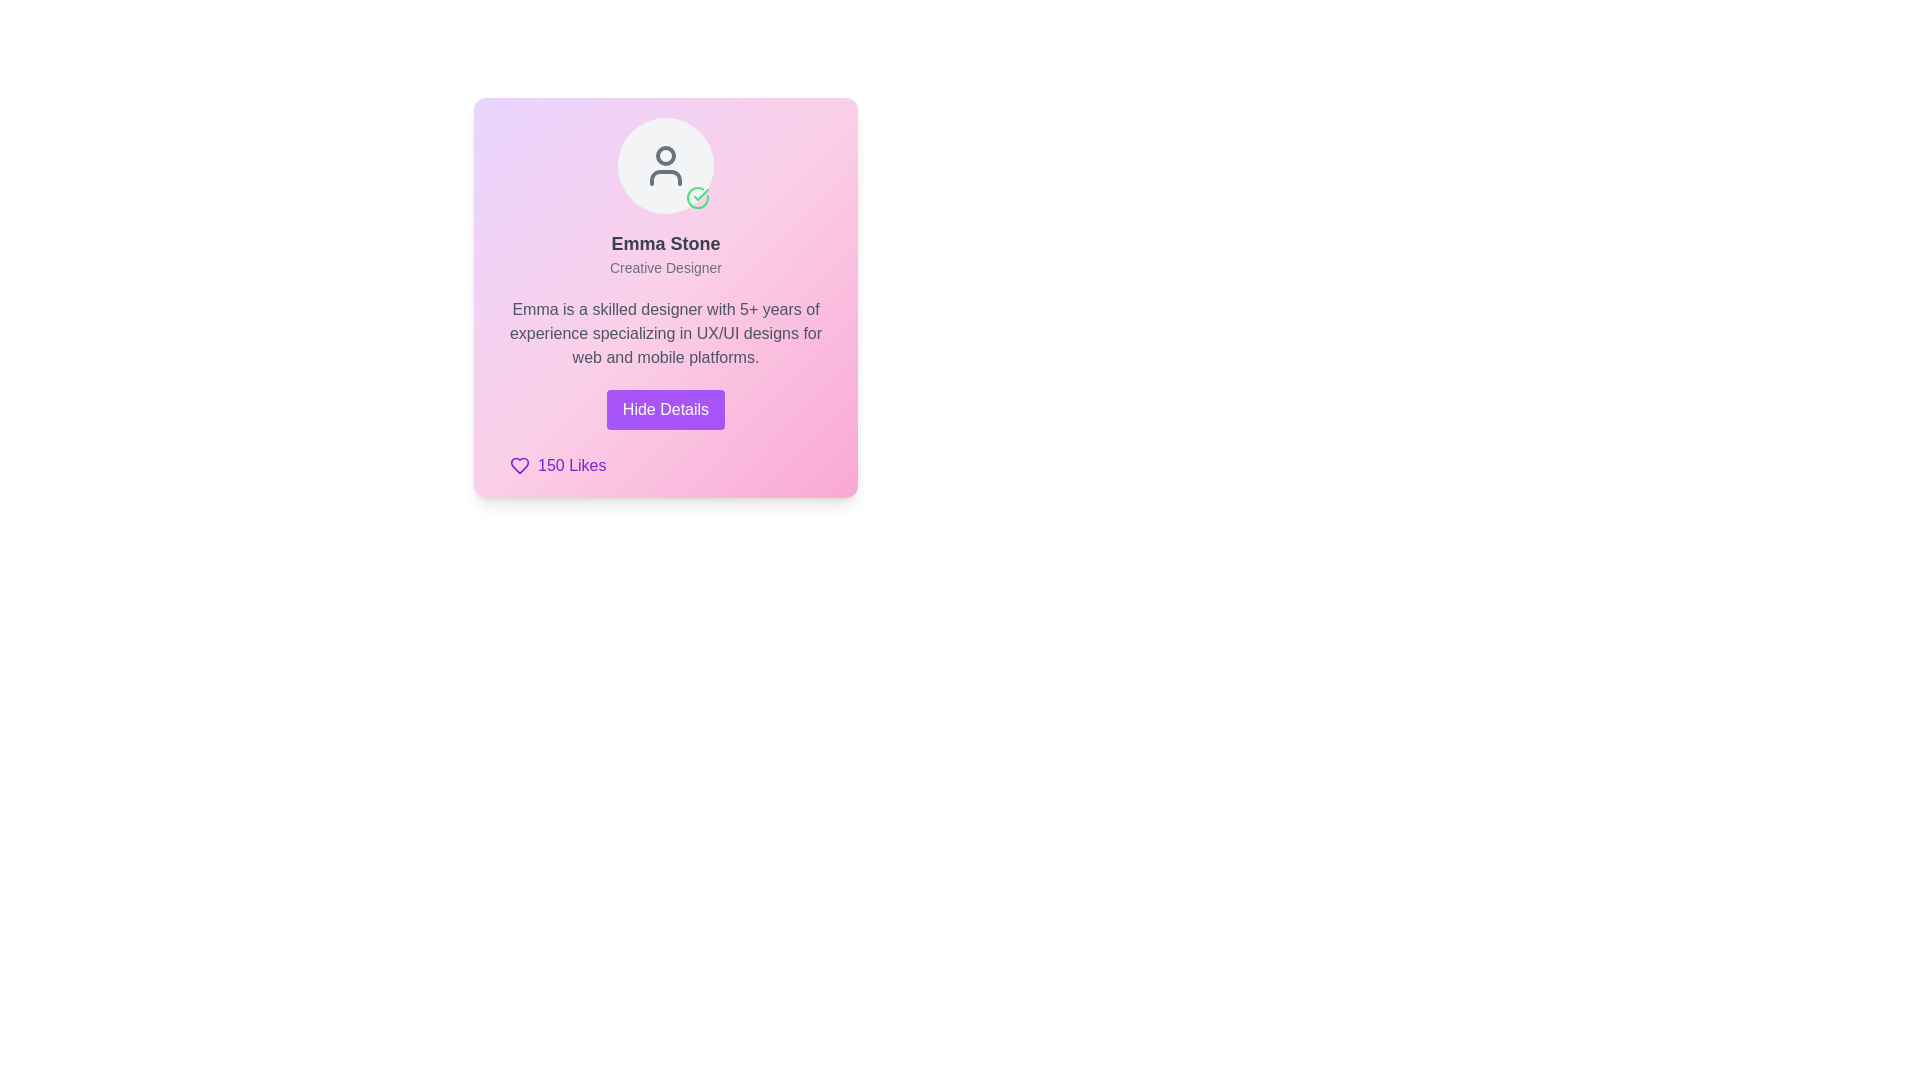 The height and width of the screenshot is (1080, 1920). I want to click on the checkmark graphic vector icon located in the top-right corner of the profile picture area, which signifies a 'verified' status, so click(701, 195).